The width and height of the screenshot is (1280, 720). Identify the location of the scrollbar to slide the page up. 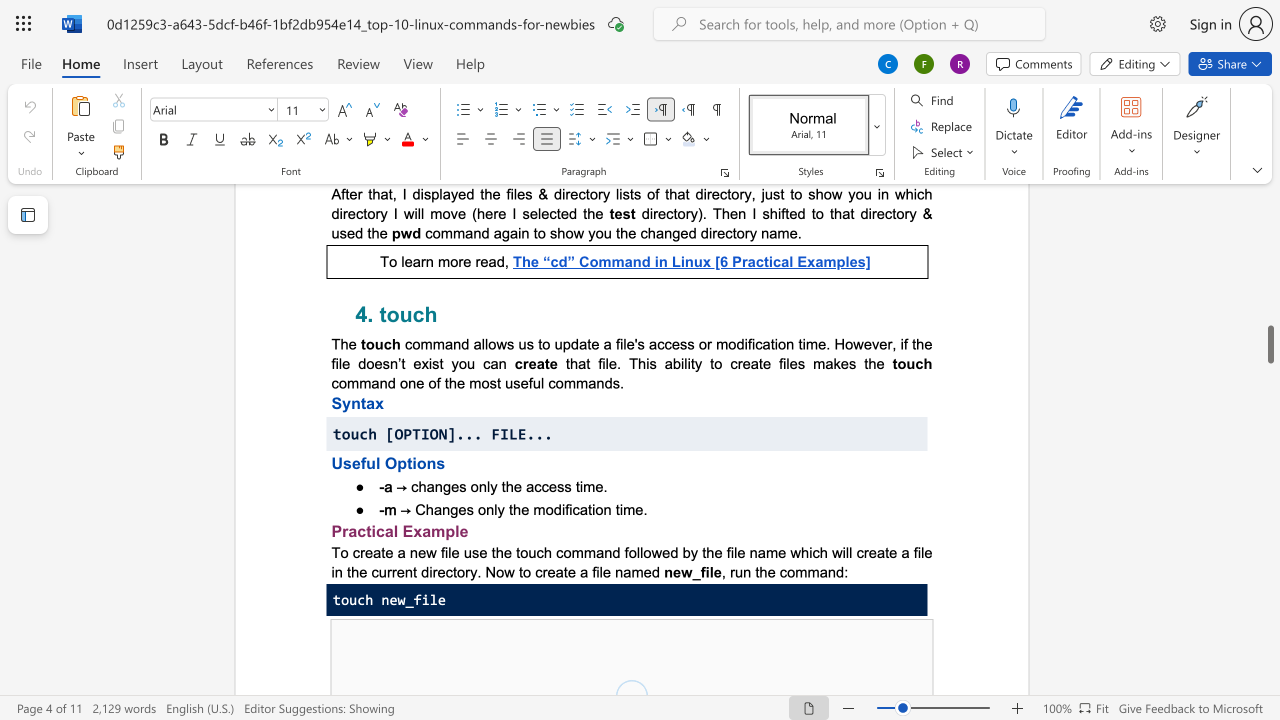
(1269, 280).